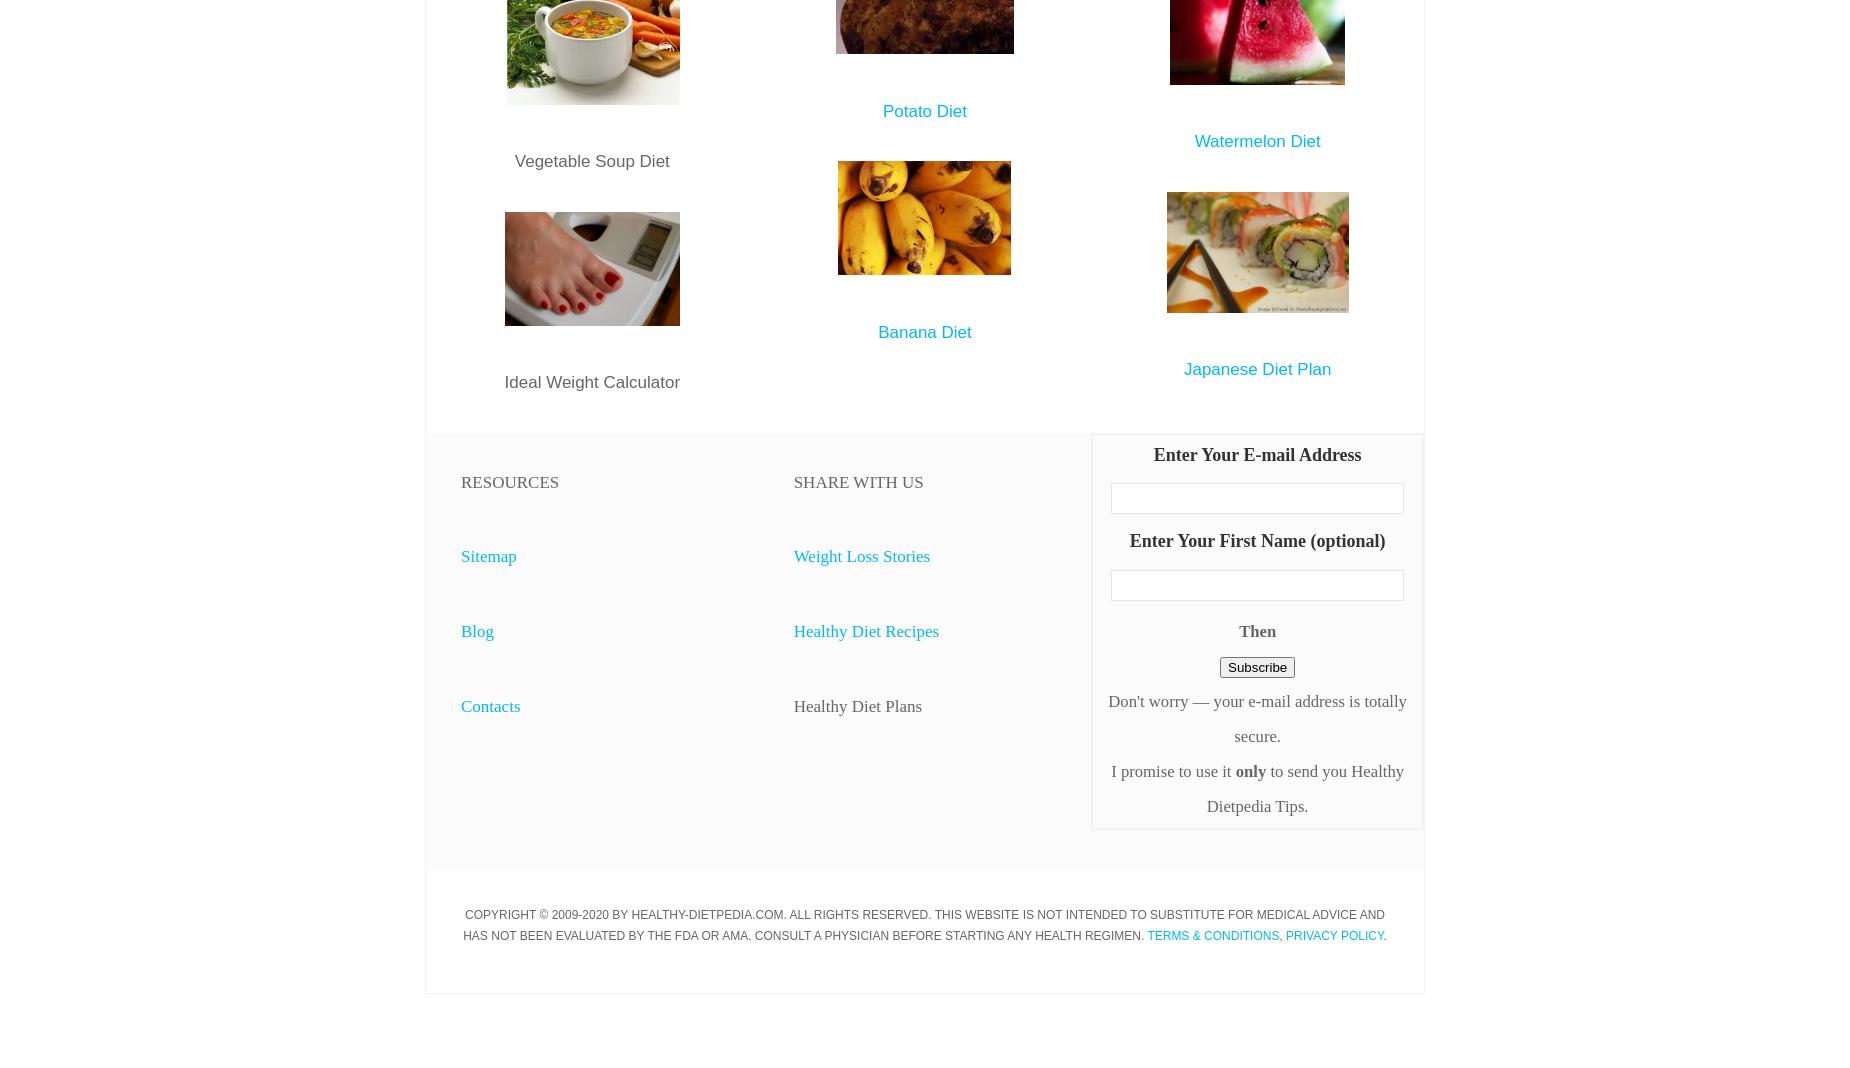 The image size is (1850, 1068). What do you see at coordinates (1256, 629) in the screenshot?
I see `'Then'` at bounding box center [1256, 629].